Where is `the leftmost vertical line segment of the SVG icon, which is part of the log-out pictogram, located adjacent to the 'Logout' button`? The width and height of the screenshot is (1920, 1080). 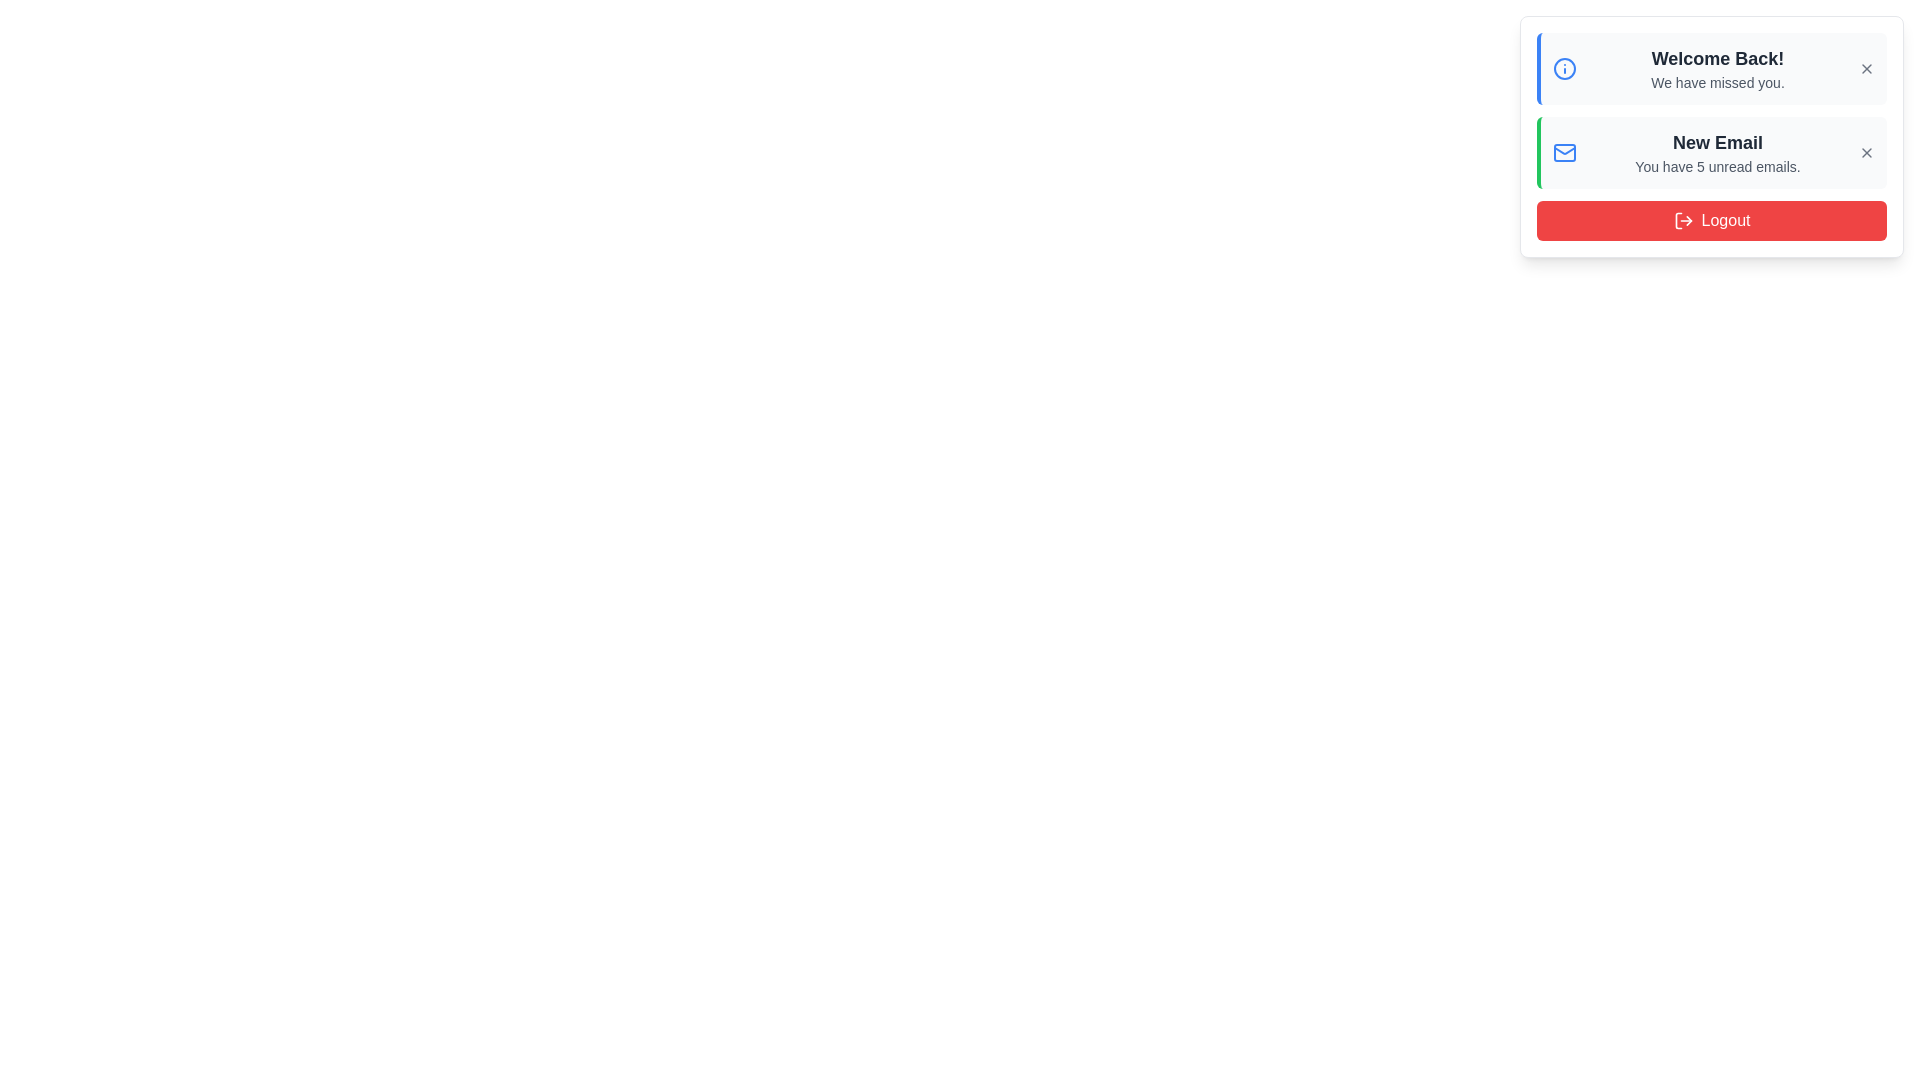 the leftmost vertical line segment of the SVG icon, which is part of the log-out pictogram, located adjacent to the 'Logout' button is located at coordinates (1678, 220).